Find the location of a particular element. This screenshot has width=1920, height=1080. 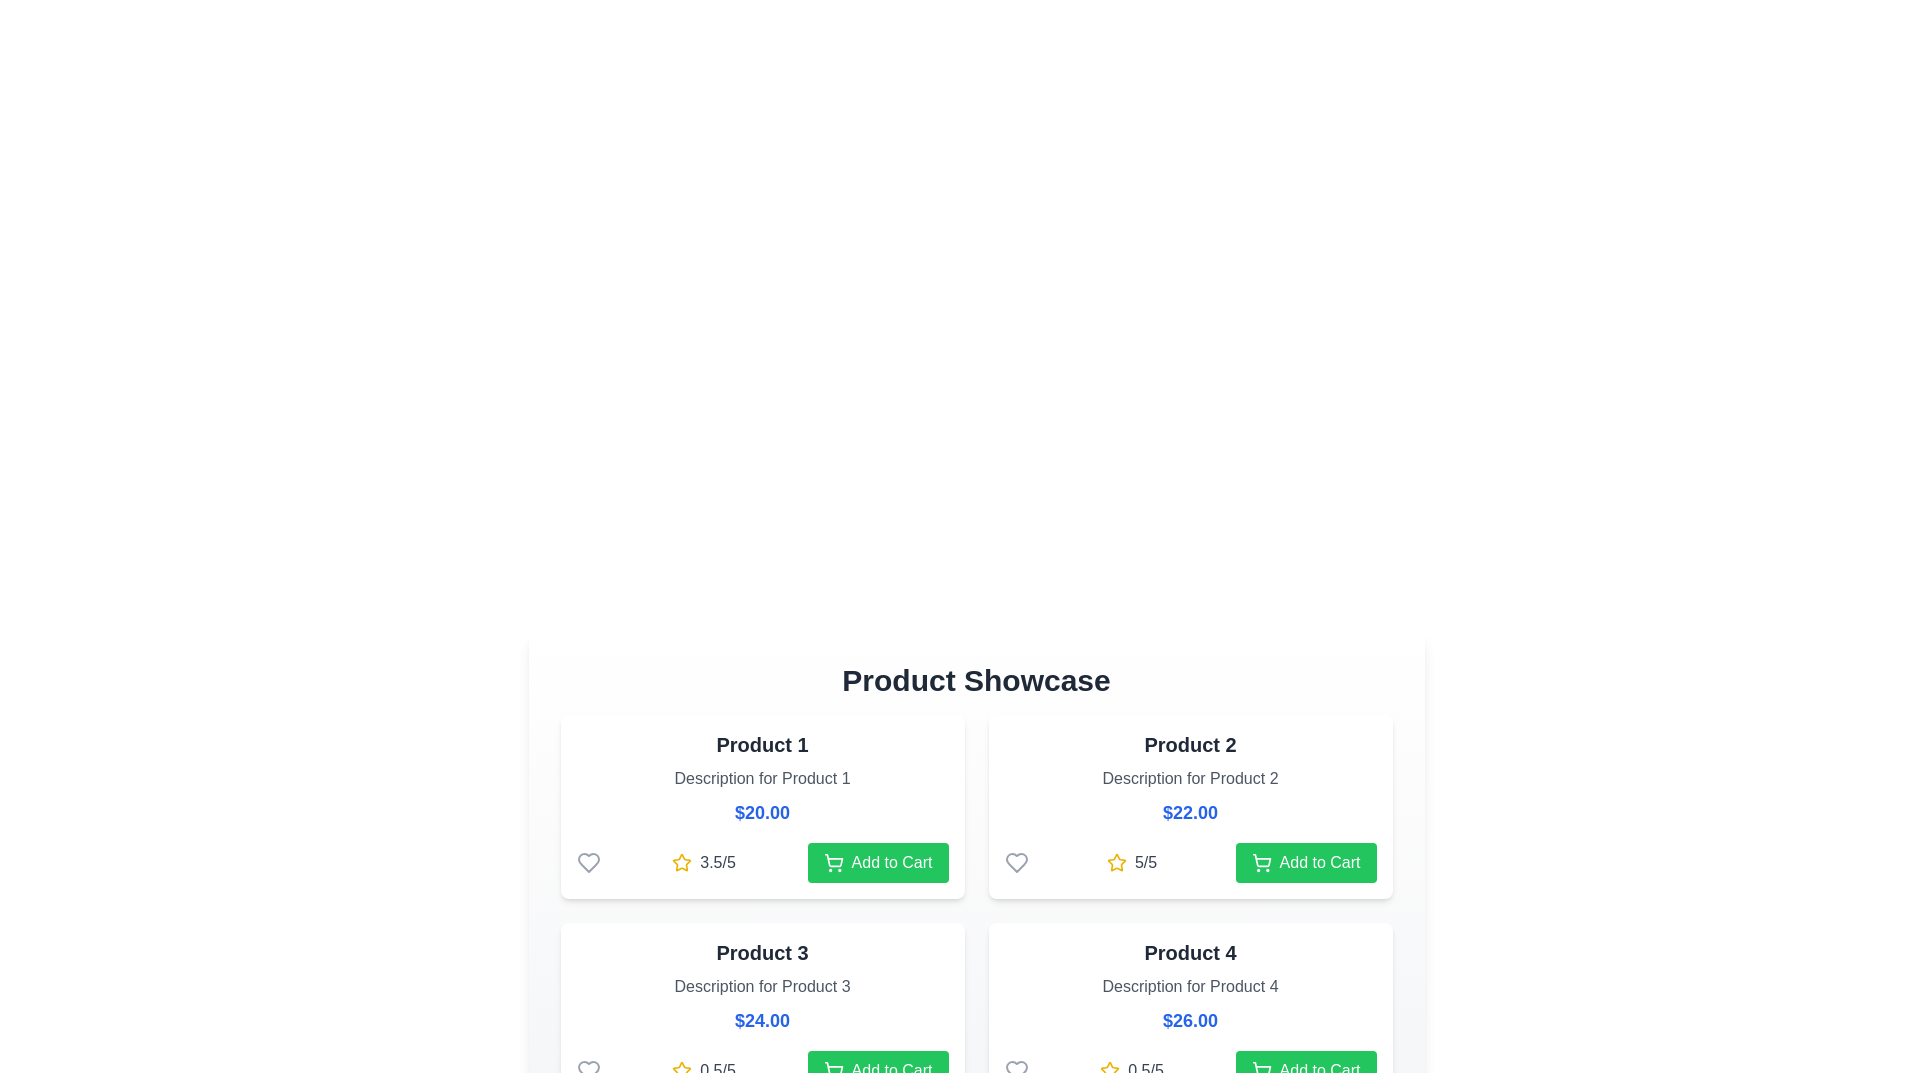

the button located in the bottom-right corner of the card for 'Product 2' is located at coordinates (1305, 862).